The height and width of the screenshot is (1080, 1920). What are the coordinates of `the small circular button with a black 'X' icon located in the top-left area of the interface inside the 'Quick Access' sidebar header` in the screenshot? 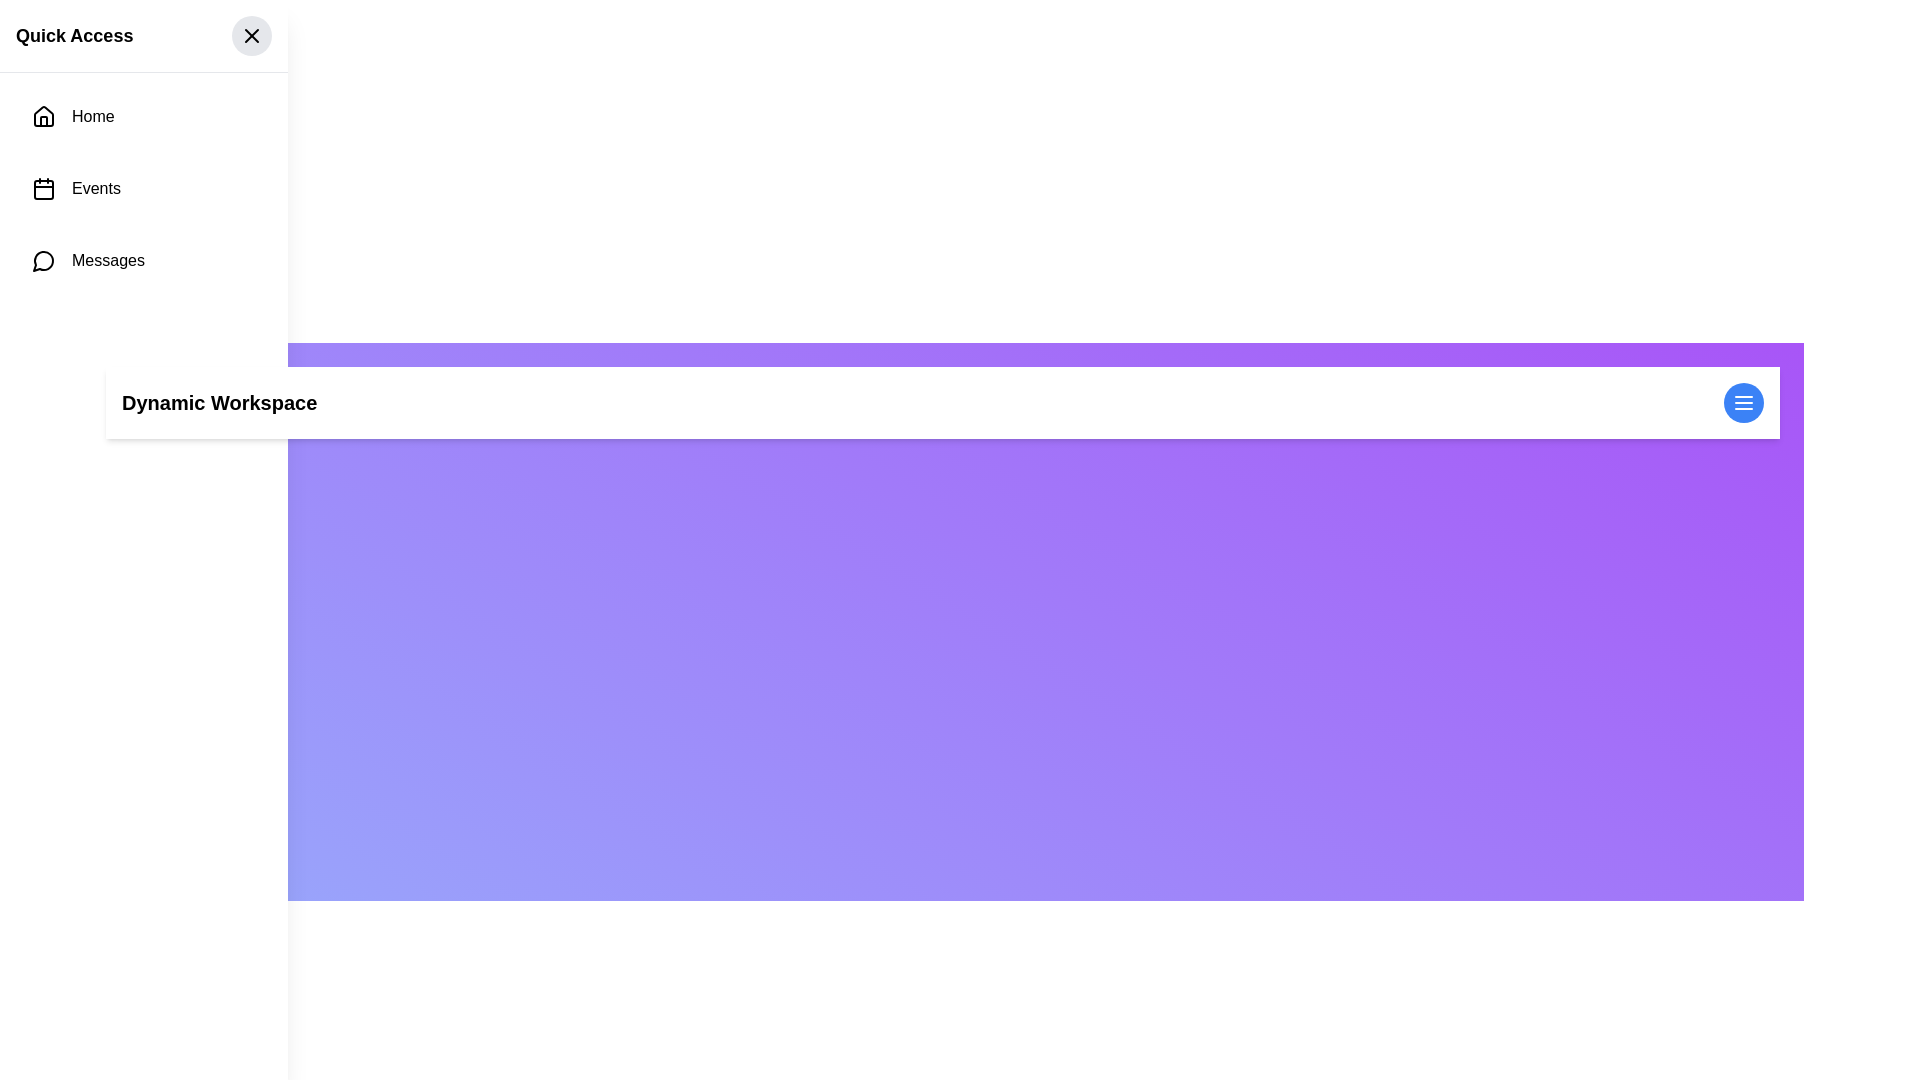 It's located at (251, 35).